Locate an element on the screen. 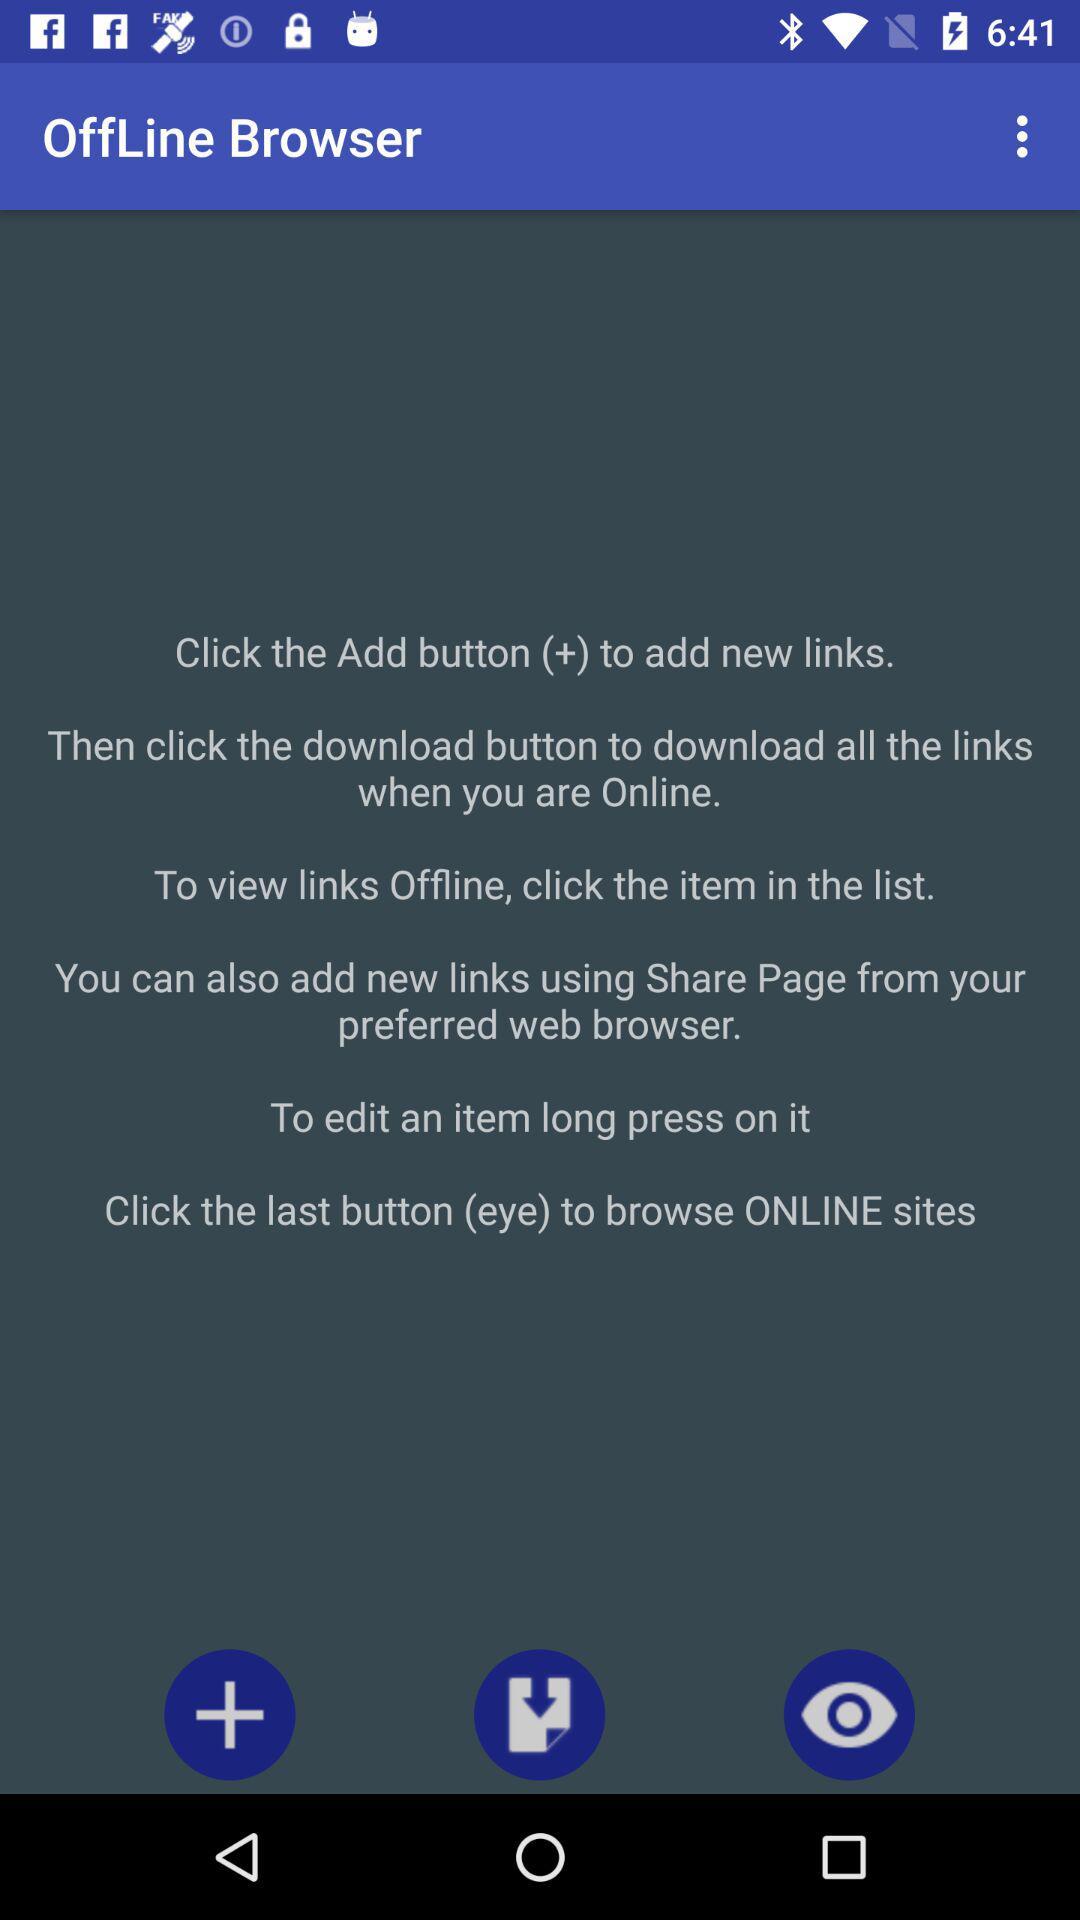 The image size is (1080, 1920). the app next to offline browser icon is located at coordinates (1027, 135).